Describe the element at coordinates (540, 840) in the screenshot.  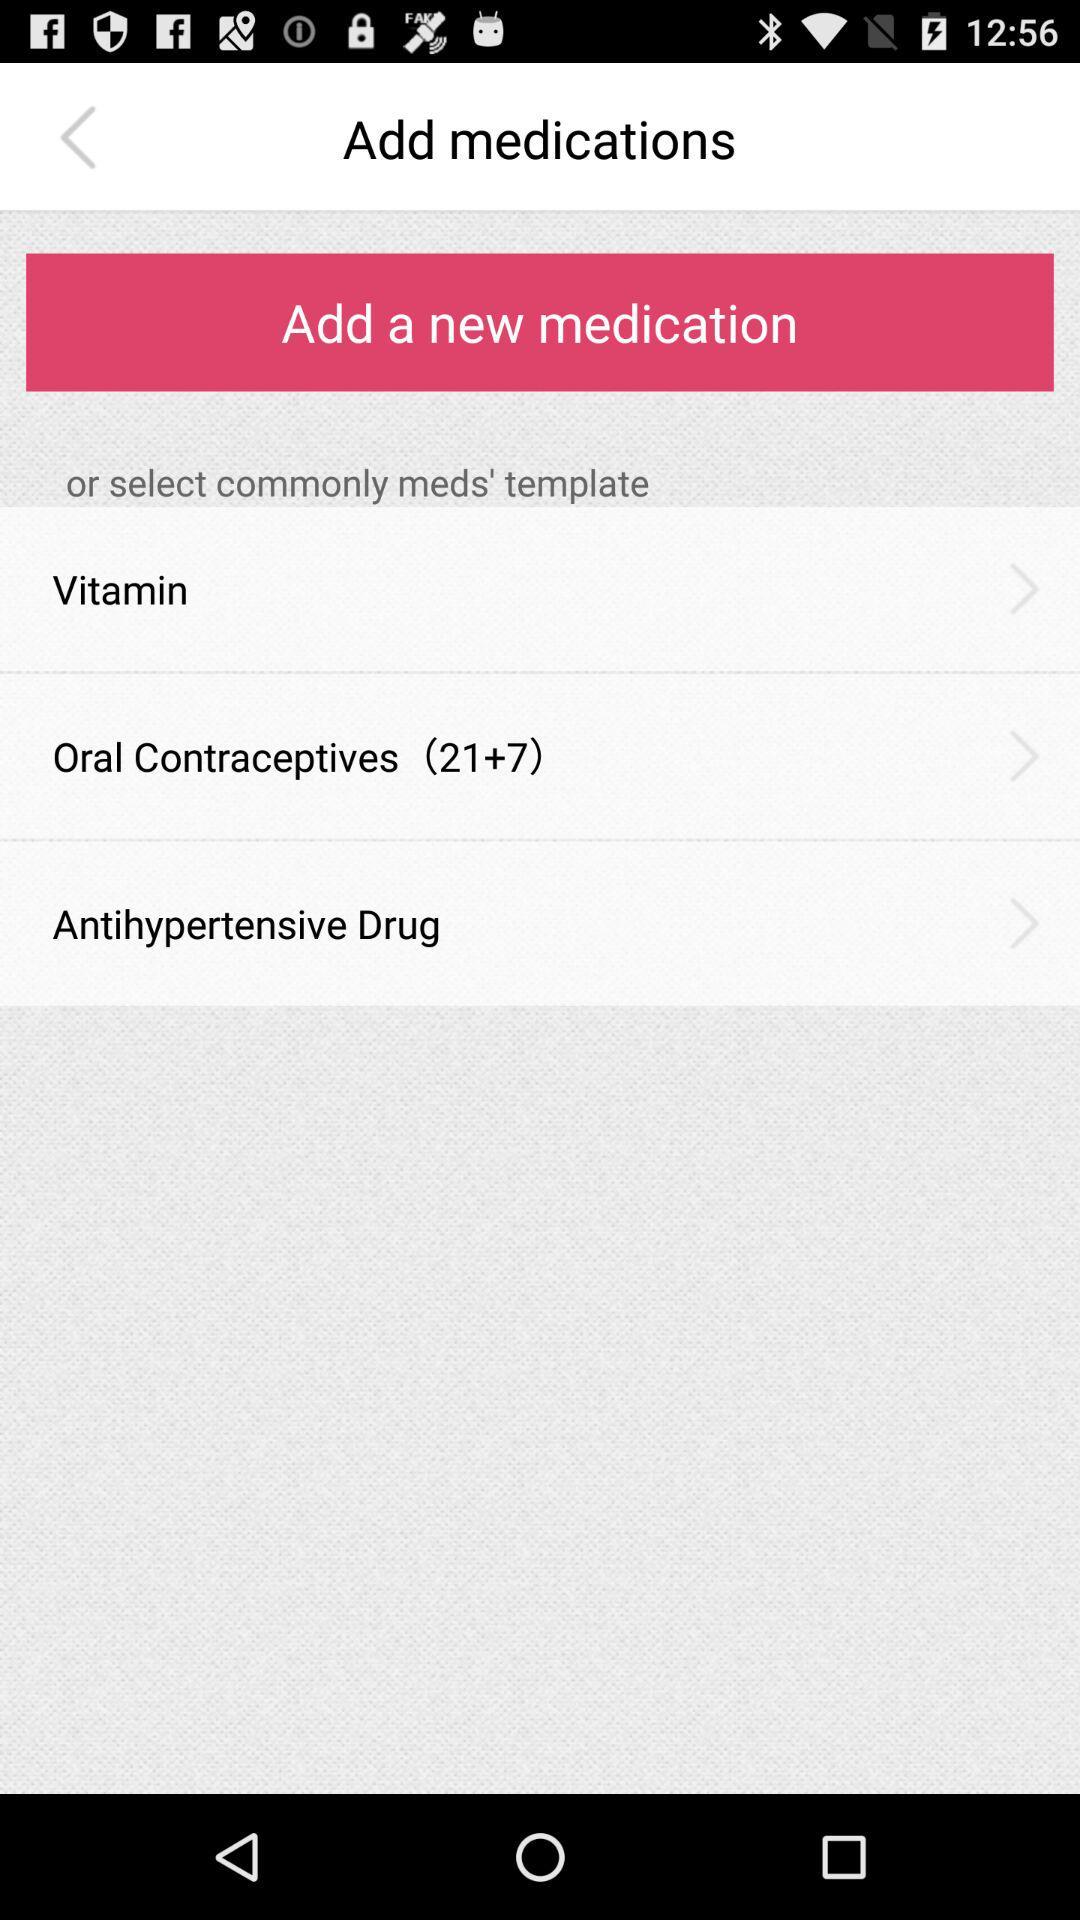
I see `the item below oral contraceptives 21 item` at that location.